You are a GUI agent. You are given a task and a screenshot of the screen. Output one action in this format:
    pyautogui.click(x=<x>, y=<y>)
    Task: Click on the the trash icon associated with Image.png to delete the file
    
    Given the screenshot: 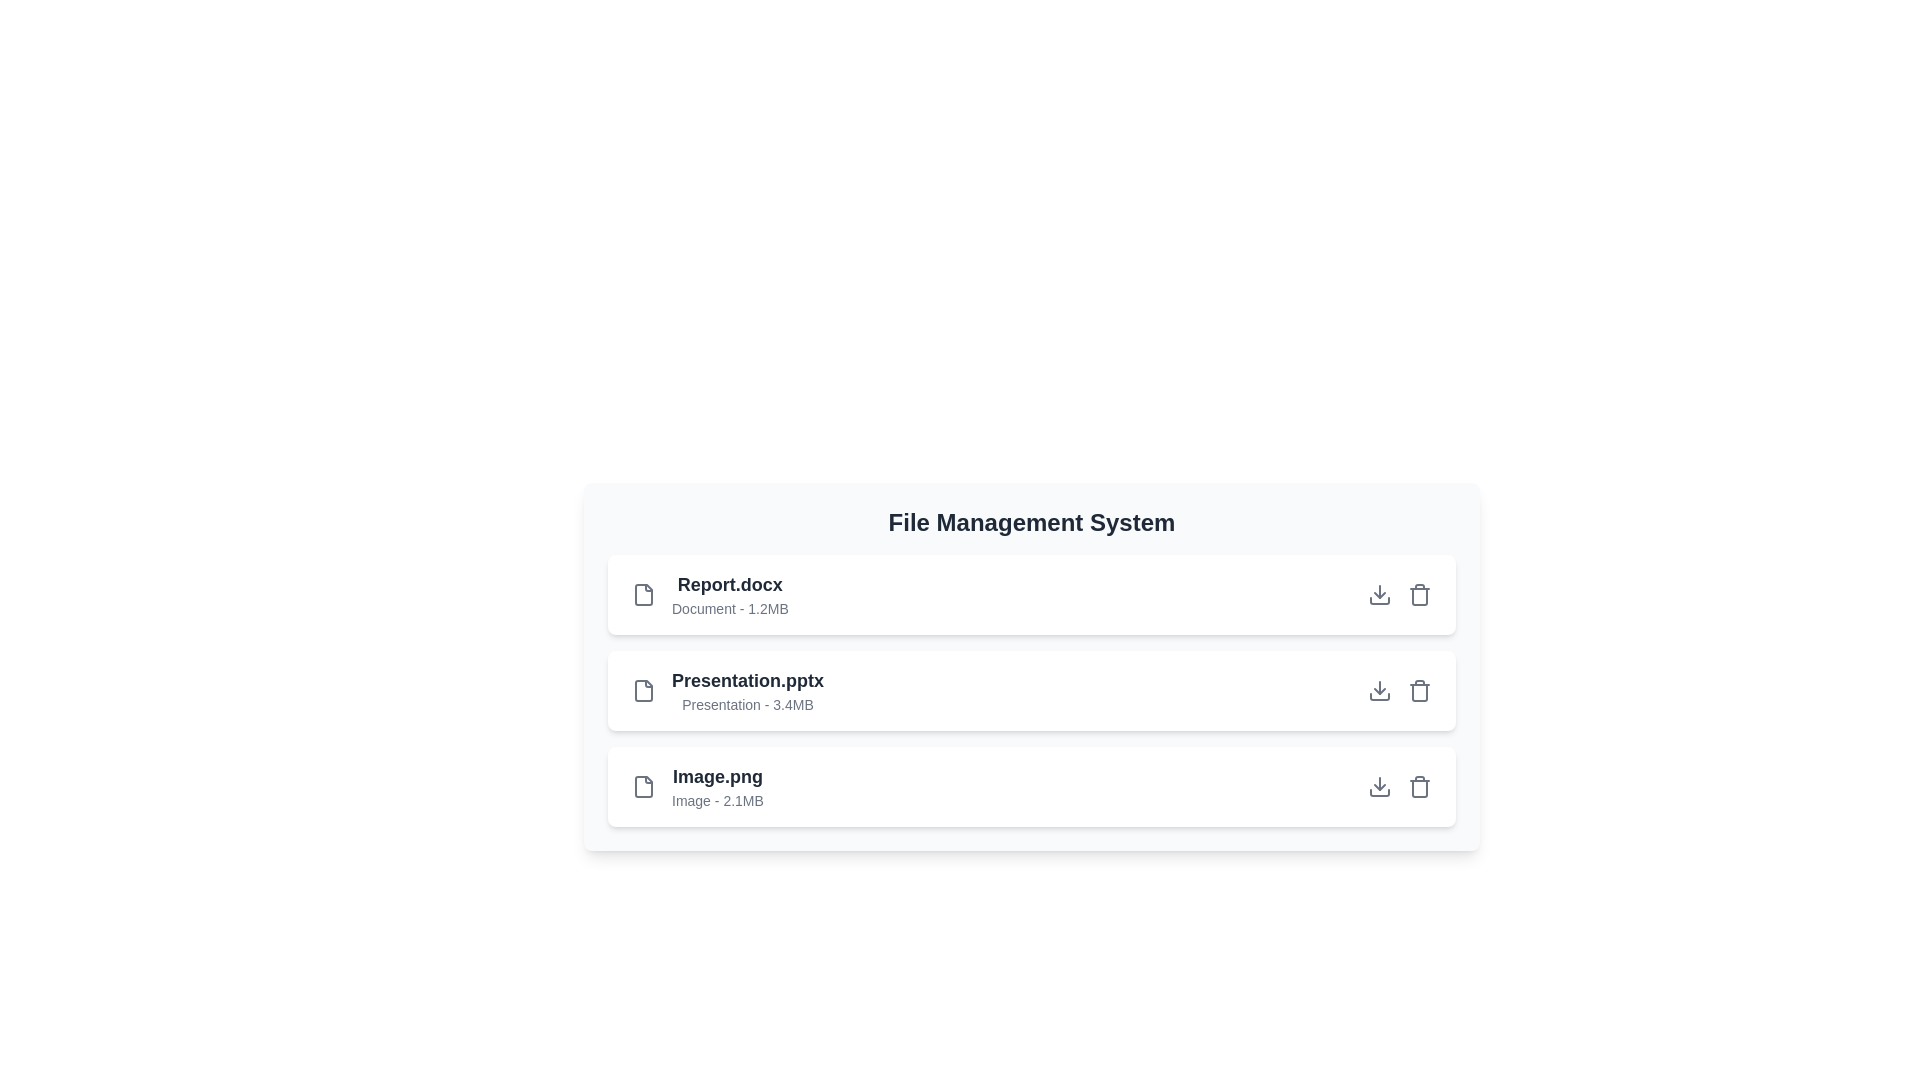 What is the action you would take?
    pyautogui.click(x=1419, y=785)
    